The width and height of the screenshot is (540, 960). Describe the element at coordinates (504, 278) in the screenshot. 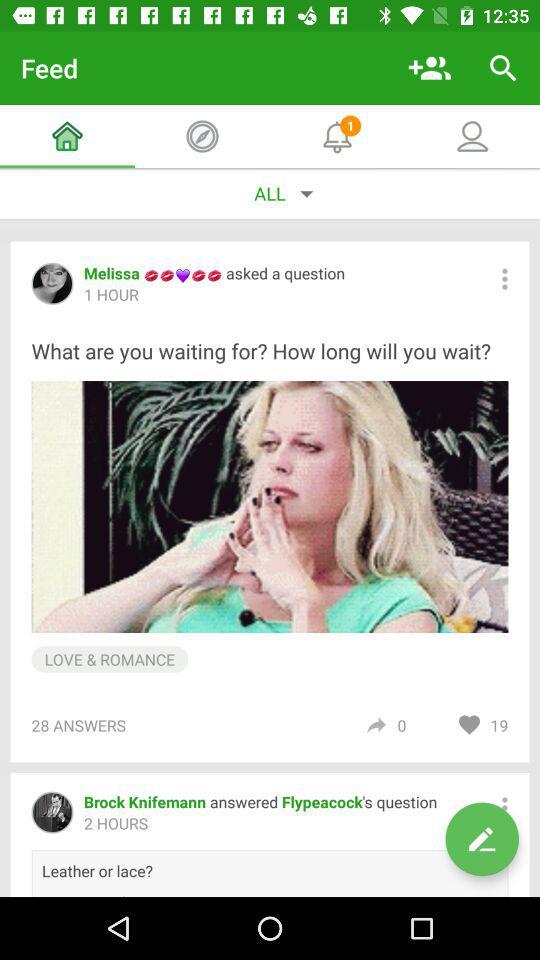

I see `the  more option beside the  text asked a question` at that location.